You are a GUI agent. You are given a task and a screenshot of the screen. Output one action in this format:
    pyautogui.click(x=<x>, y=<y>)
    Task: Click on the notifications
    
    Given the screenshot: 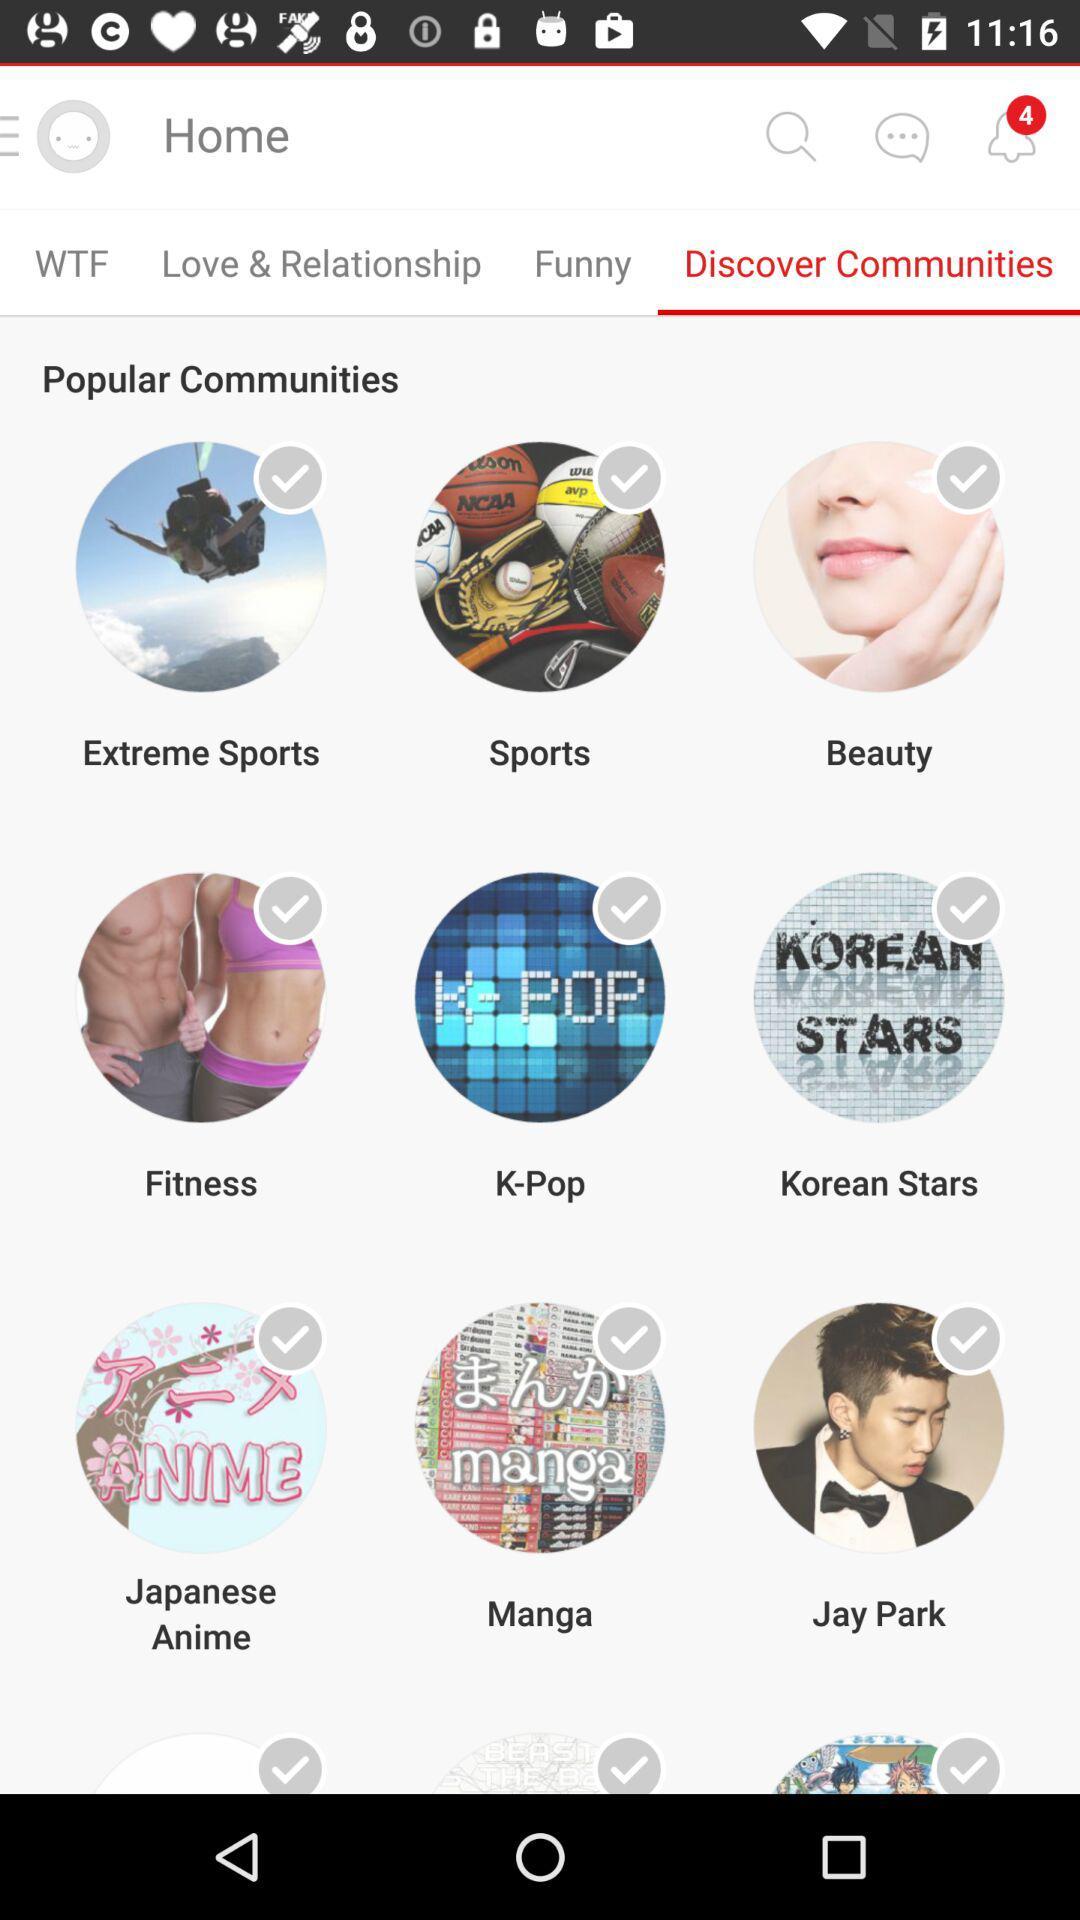 What is the action you would take?
    pyautogui.click(x=1011, y=135)
    